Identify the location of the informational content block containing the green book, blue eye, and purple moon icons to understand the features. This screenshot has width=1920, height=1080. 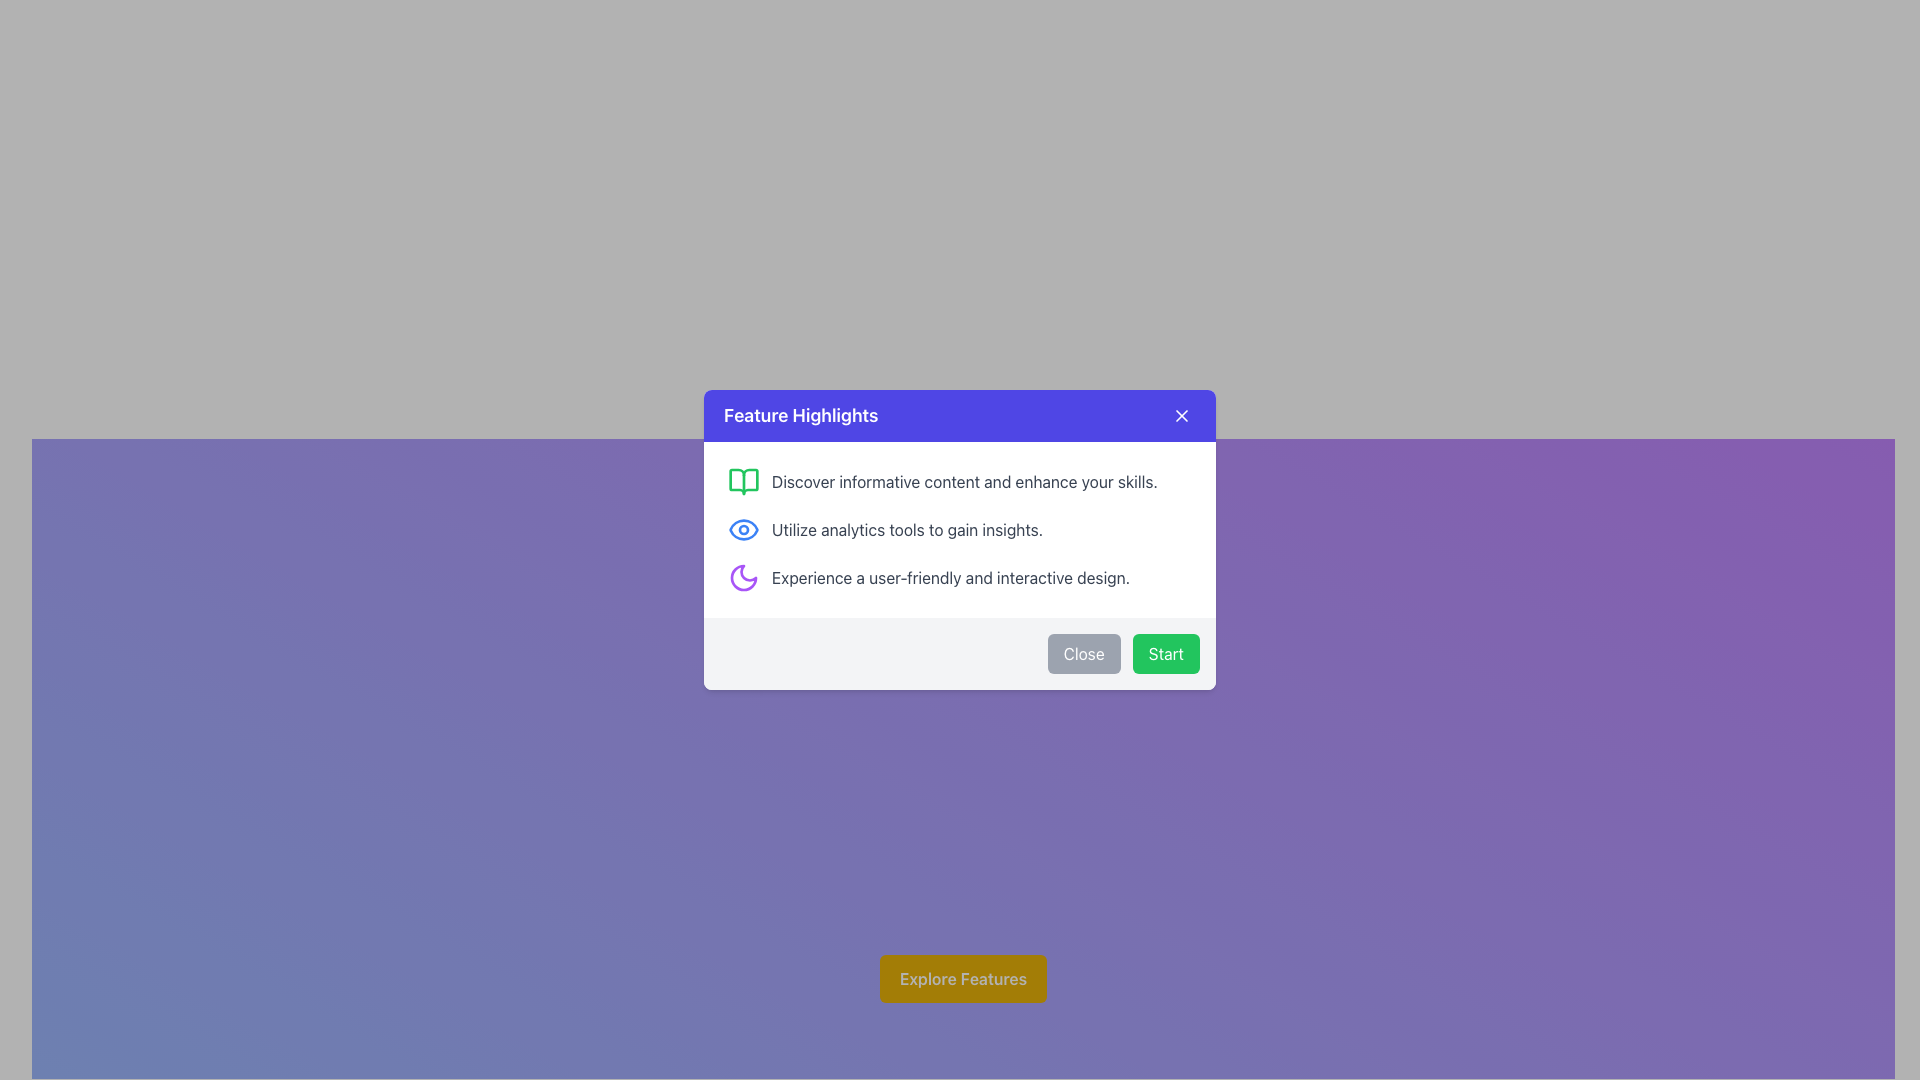
(960, 528).